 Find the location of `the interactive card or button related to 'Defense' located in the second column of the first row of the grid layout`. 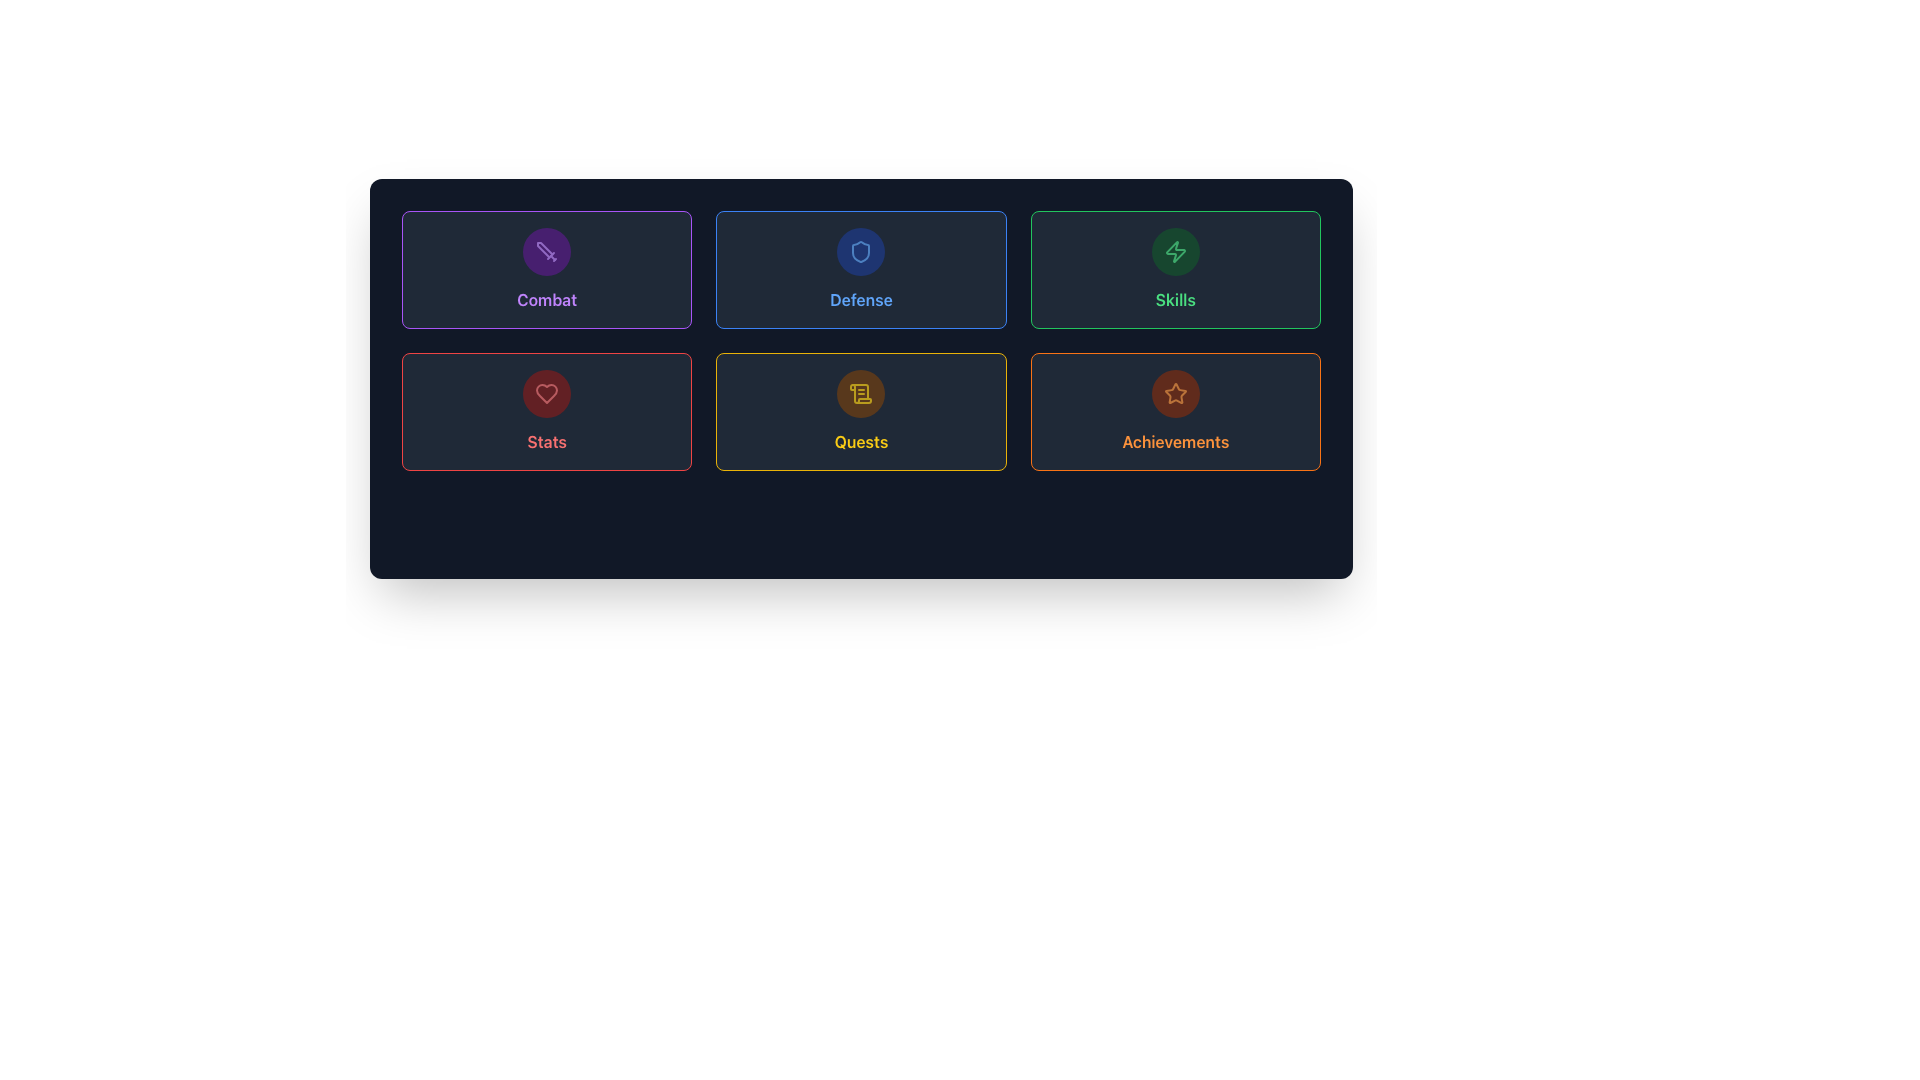

the interactive card or button related to 'Defense' located in the second column of the first row of the grid layout is located at coordinates (861, 270).